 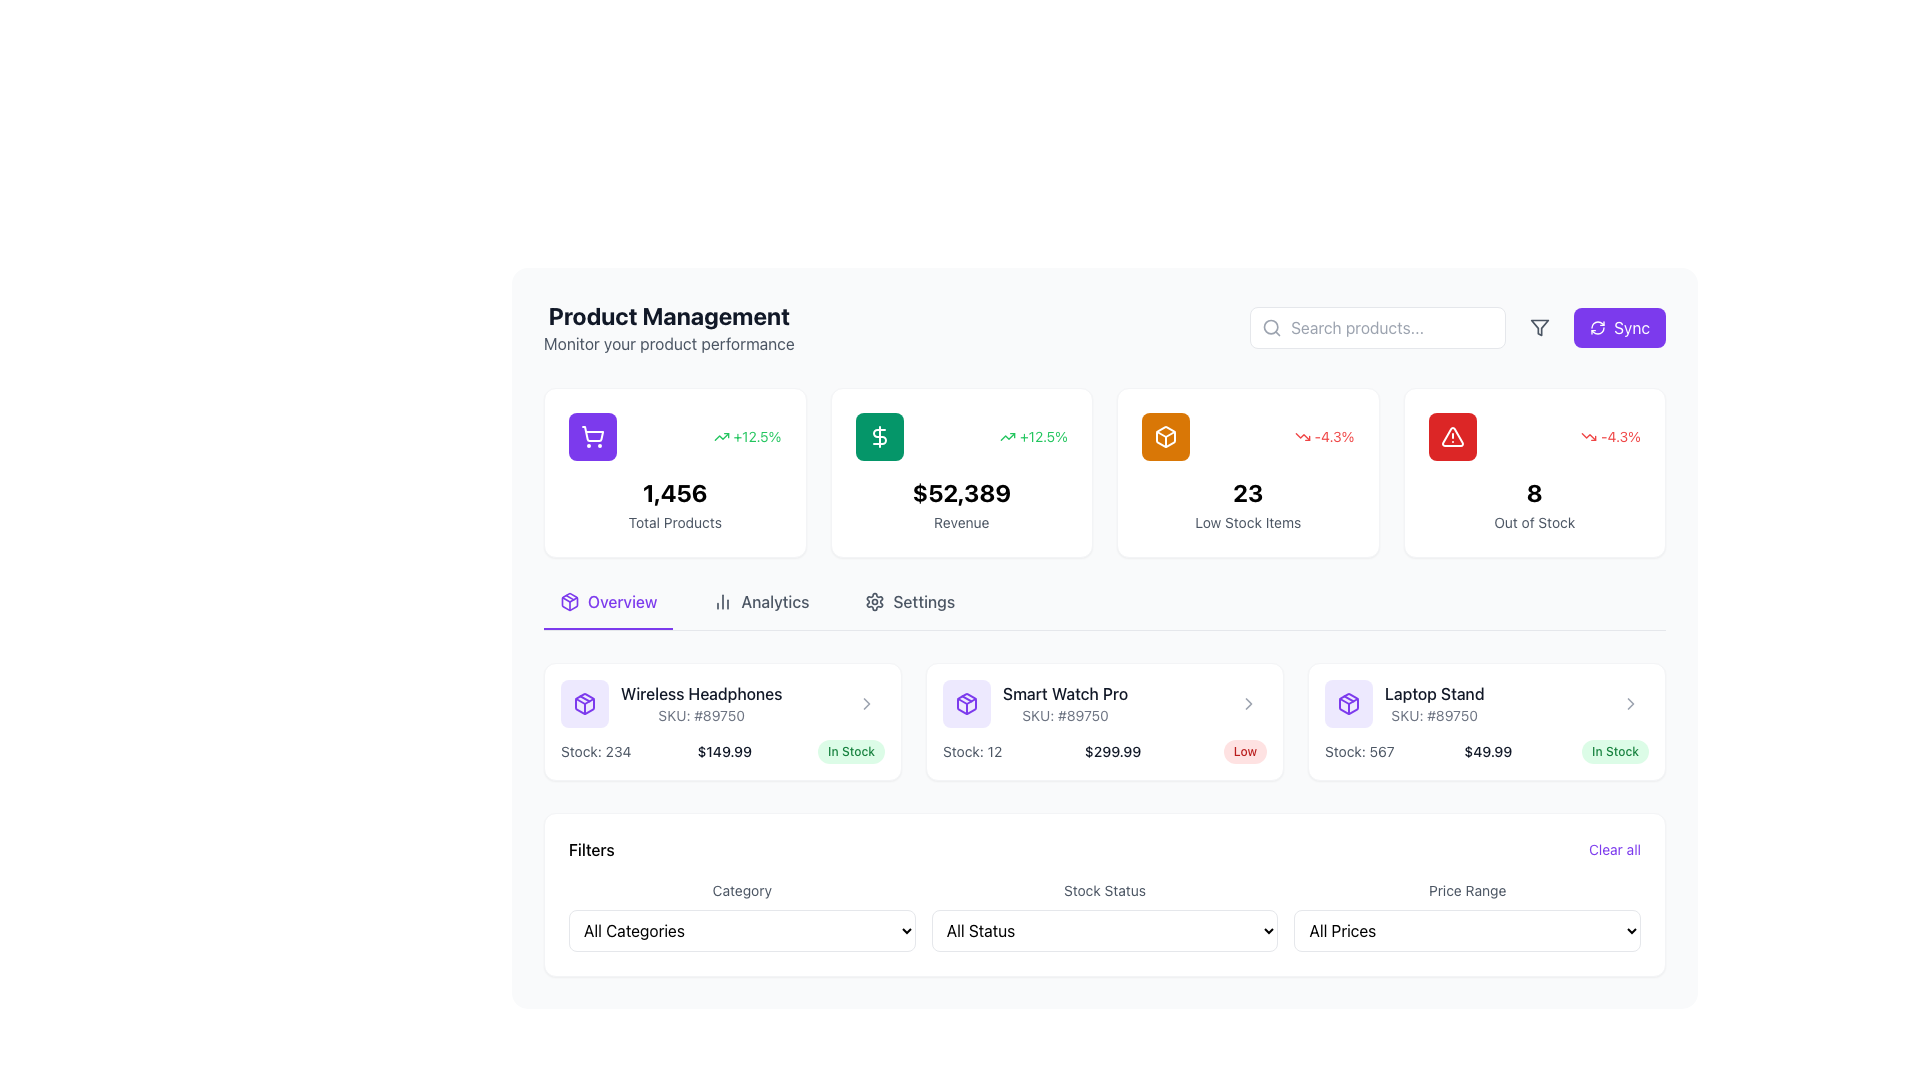 What do you see at coordinates (1376, 326) in the screenshot?
I see `the text input field used for searching products or information` at bounding box center [1376, 326].